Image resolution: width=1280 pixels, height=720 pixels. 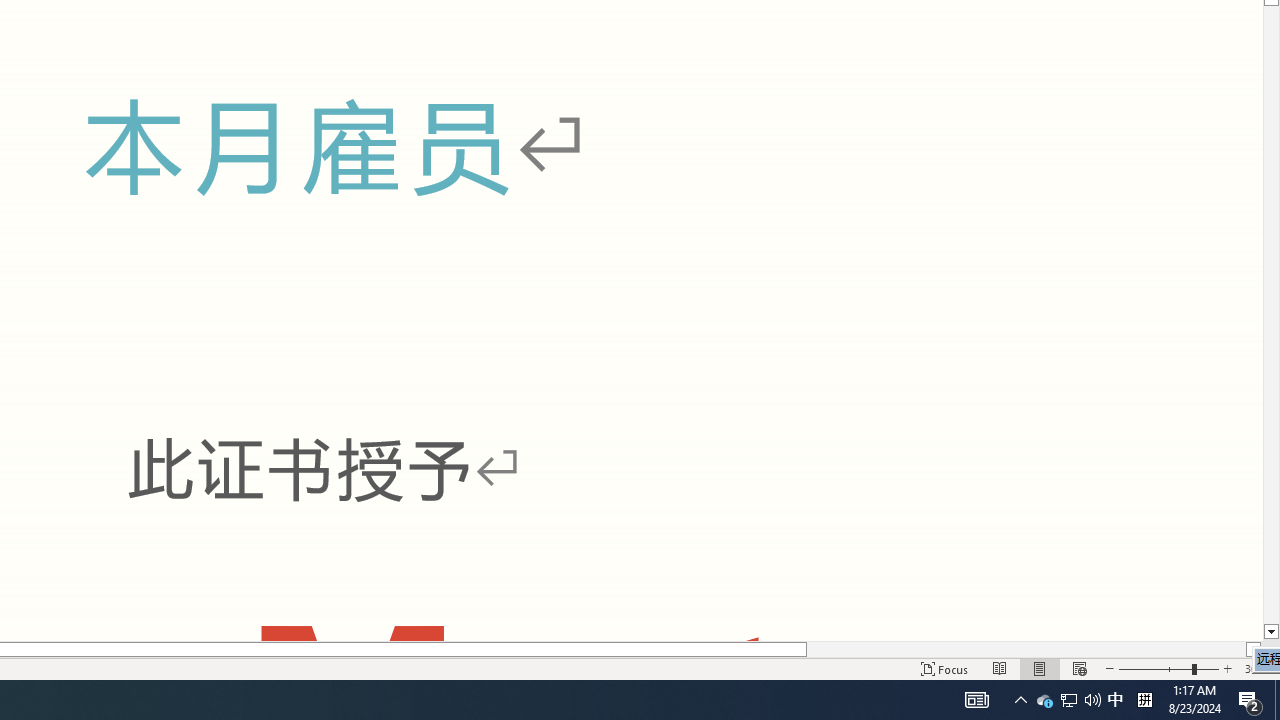 I want to click on 'Zoom', so click(x=1168, y=669).